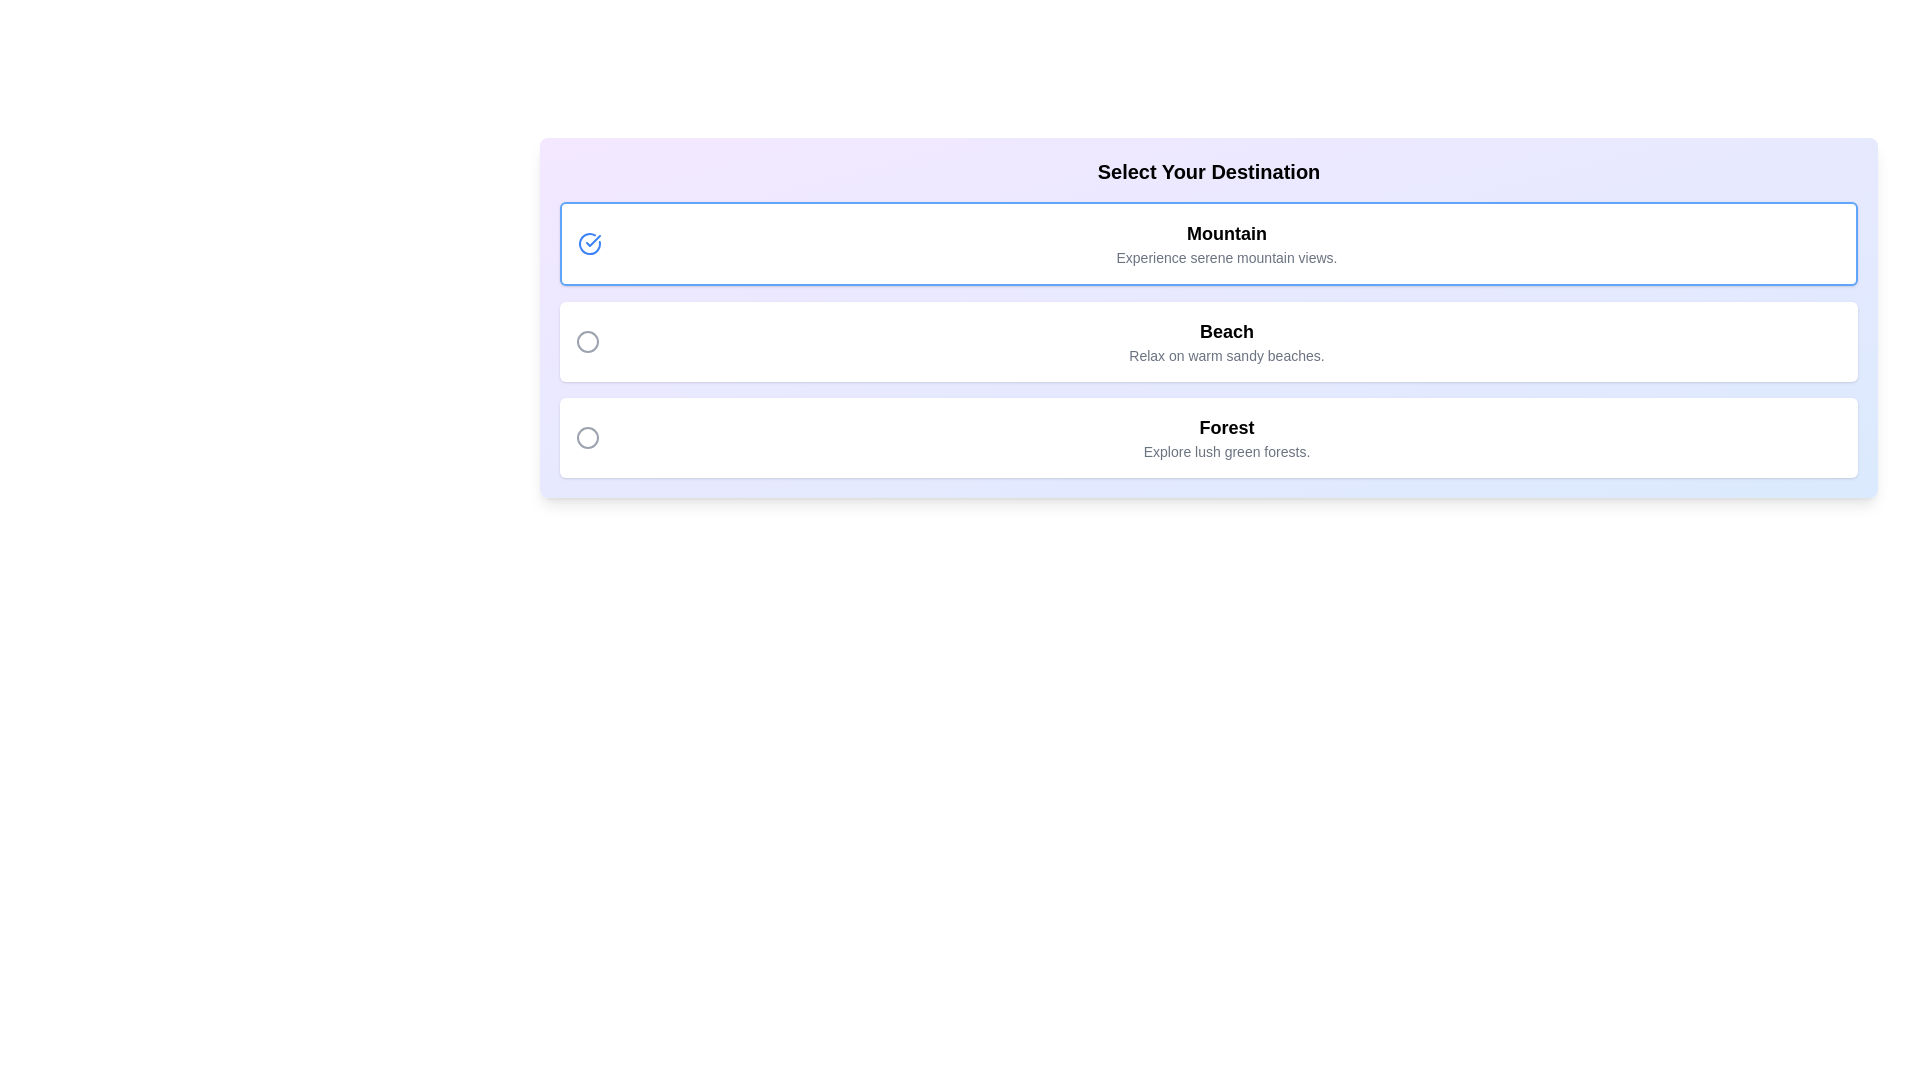  I want to click on the 'Beach' selectable option to read the description and learn more about the Beach destination, so click(1208, 341).